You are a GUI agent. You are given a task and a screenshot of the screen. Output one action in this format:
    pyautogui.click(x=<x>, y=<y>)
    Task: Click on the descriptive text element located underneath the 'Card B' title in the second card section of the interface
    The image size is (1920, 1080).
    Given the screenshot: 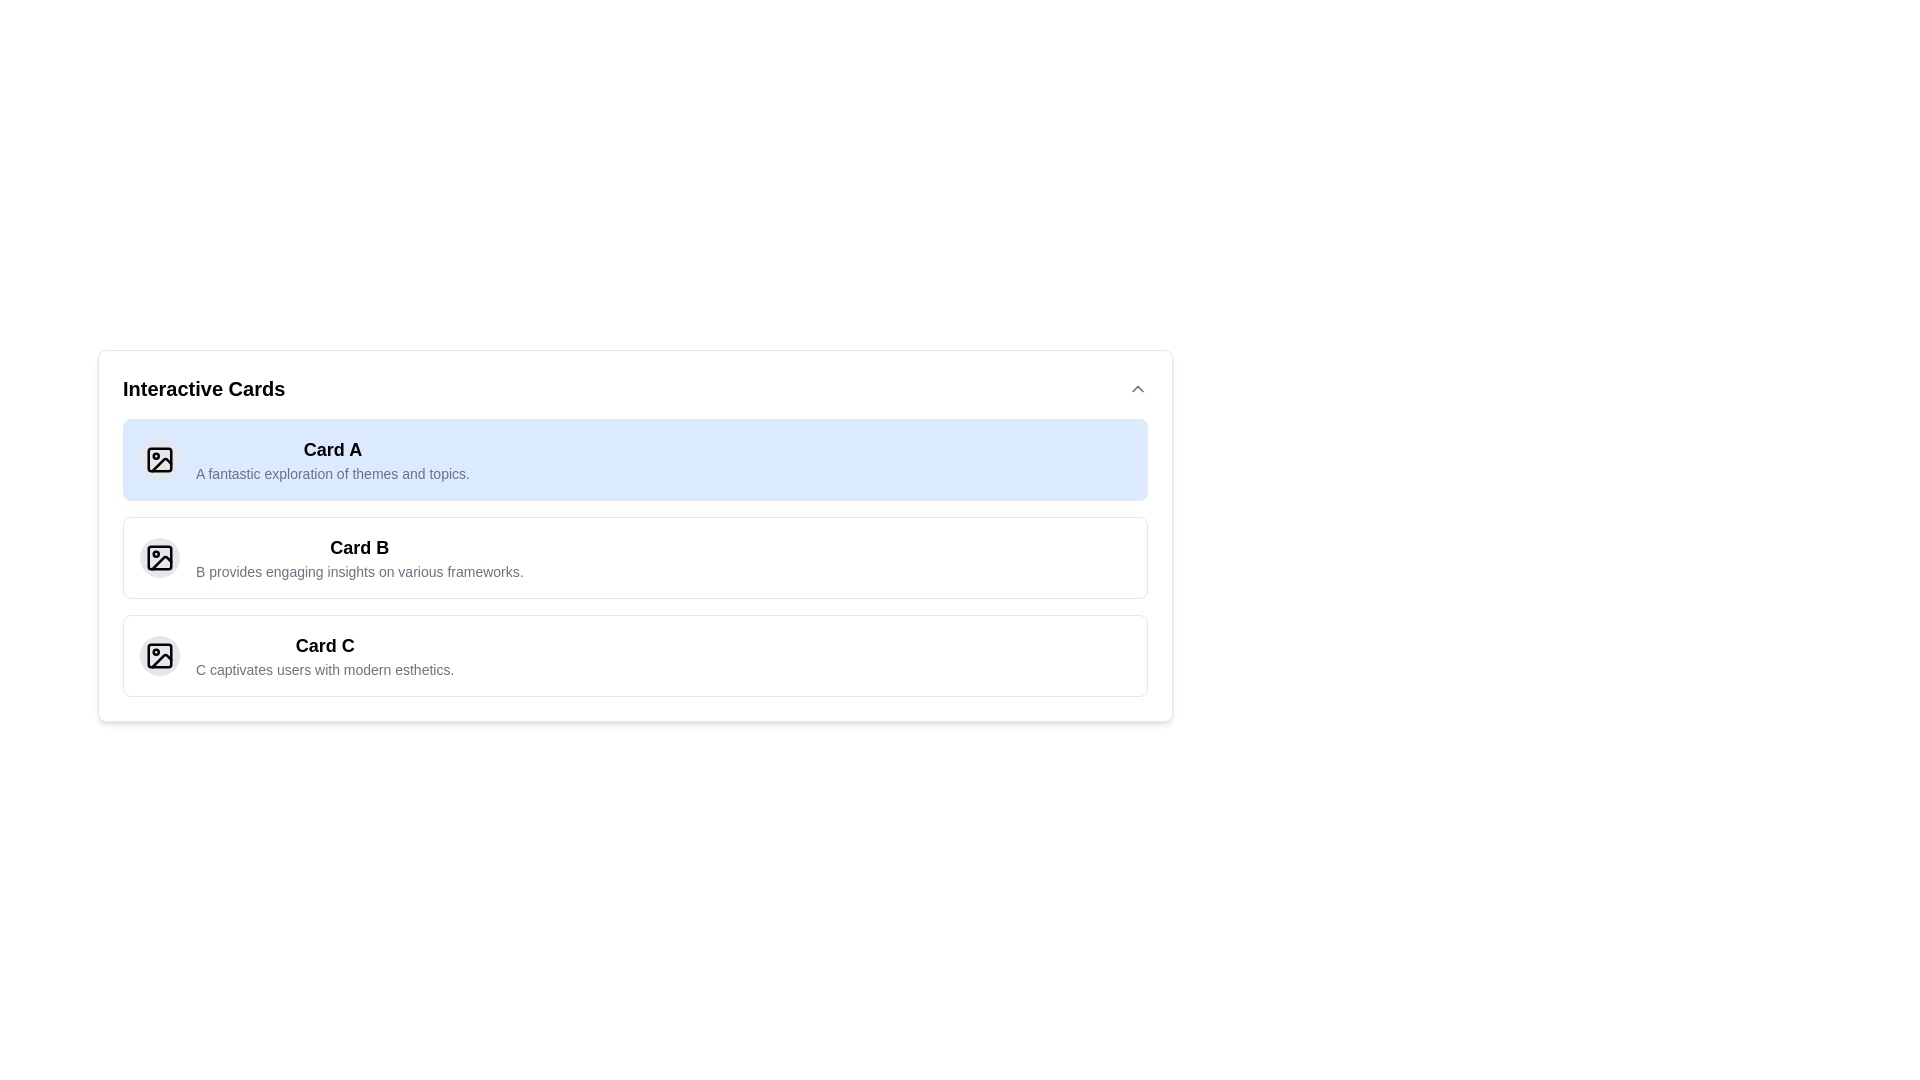 What is the action you would take?
    pyautogui.click(x=359, y=571)
    